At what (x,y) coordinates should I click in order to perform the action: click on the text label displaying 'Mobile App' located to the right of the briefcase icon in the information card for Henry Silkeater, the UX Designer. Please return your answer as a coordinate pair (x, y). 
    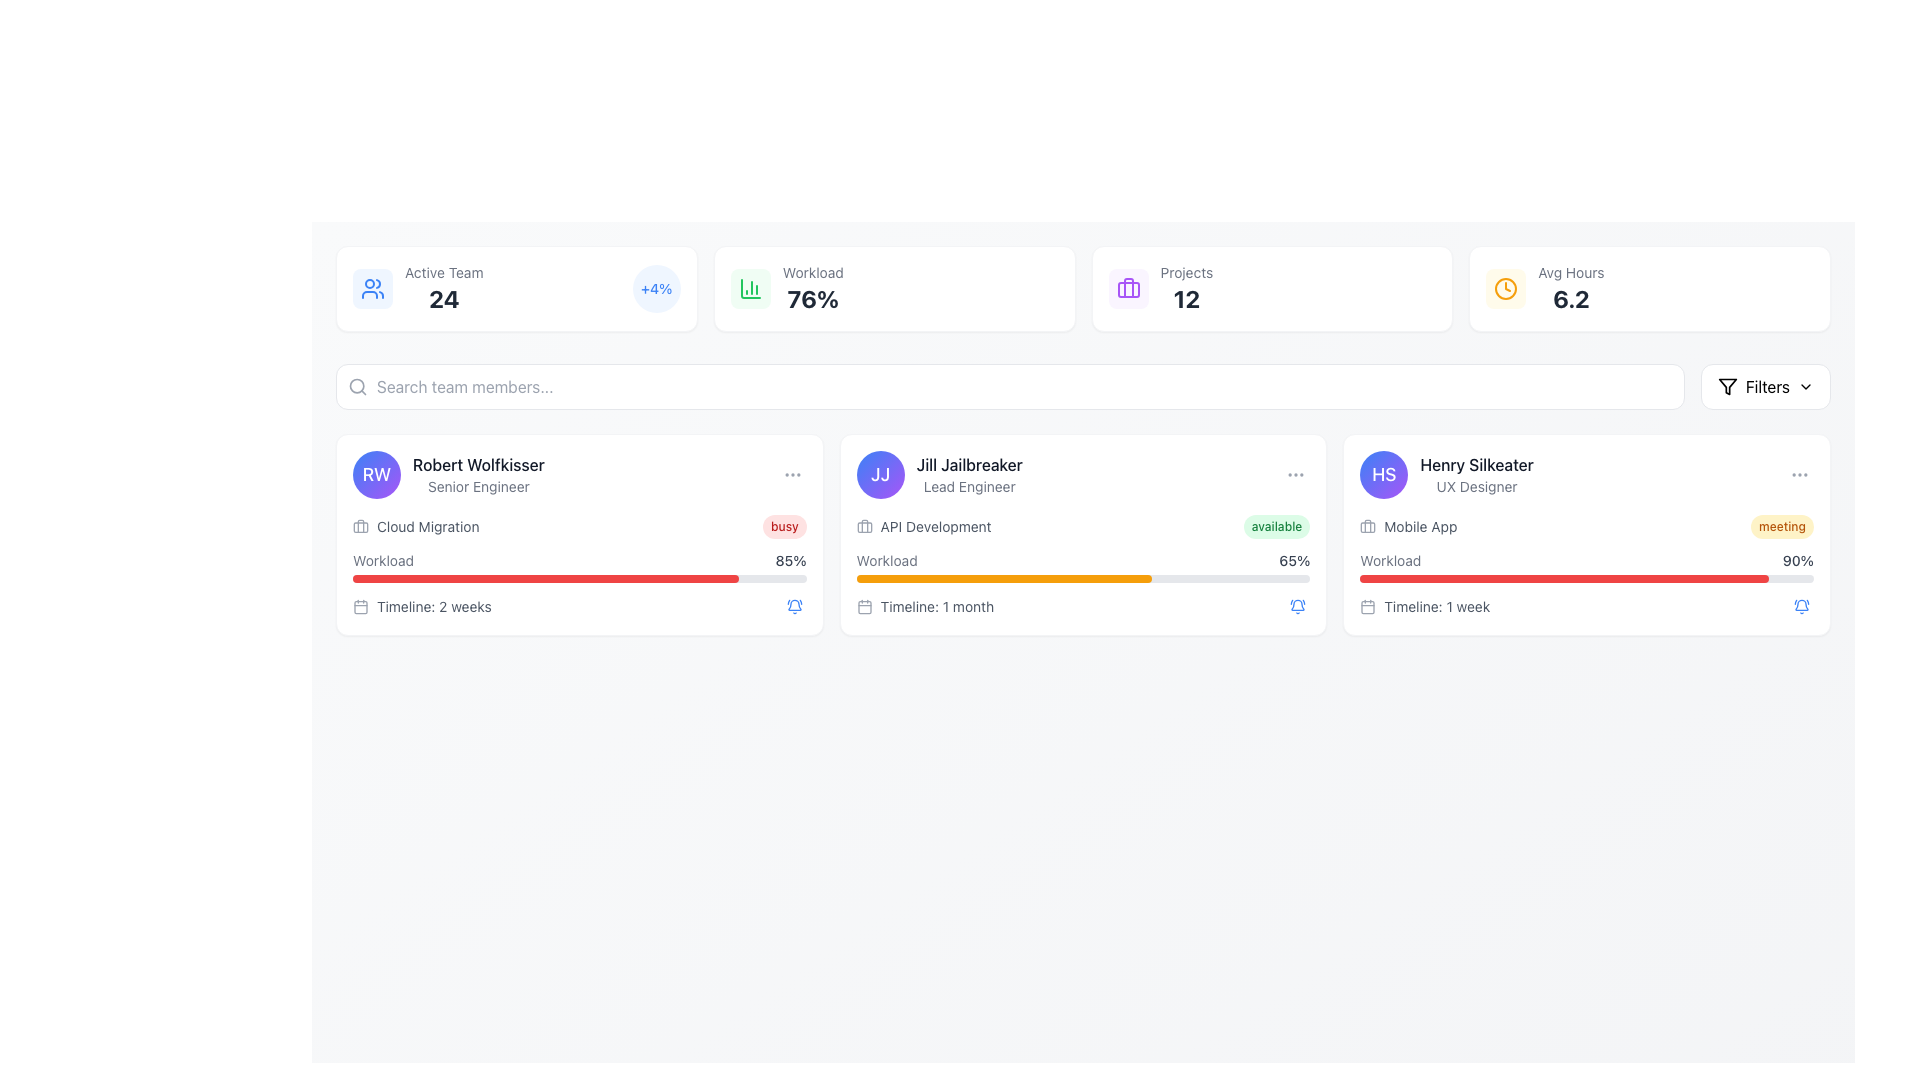
    Looking at the image, I should click on (1419, 526).